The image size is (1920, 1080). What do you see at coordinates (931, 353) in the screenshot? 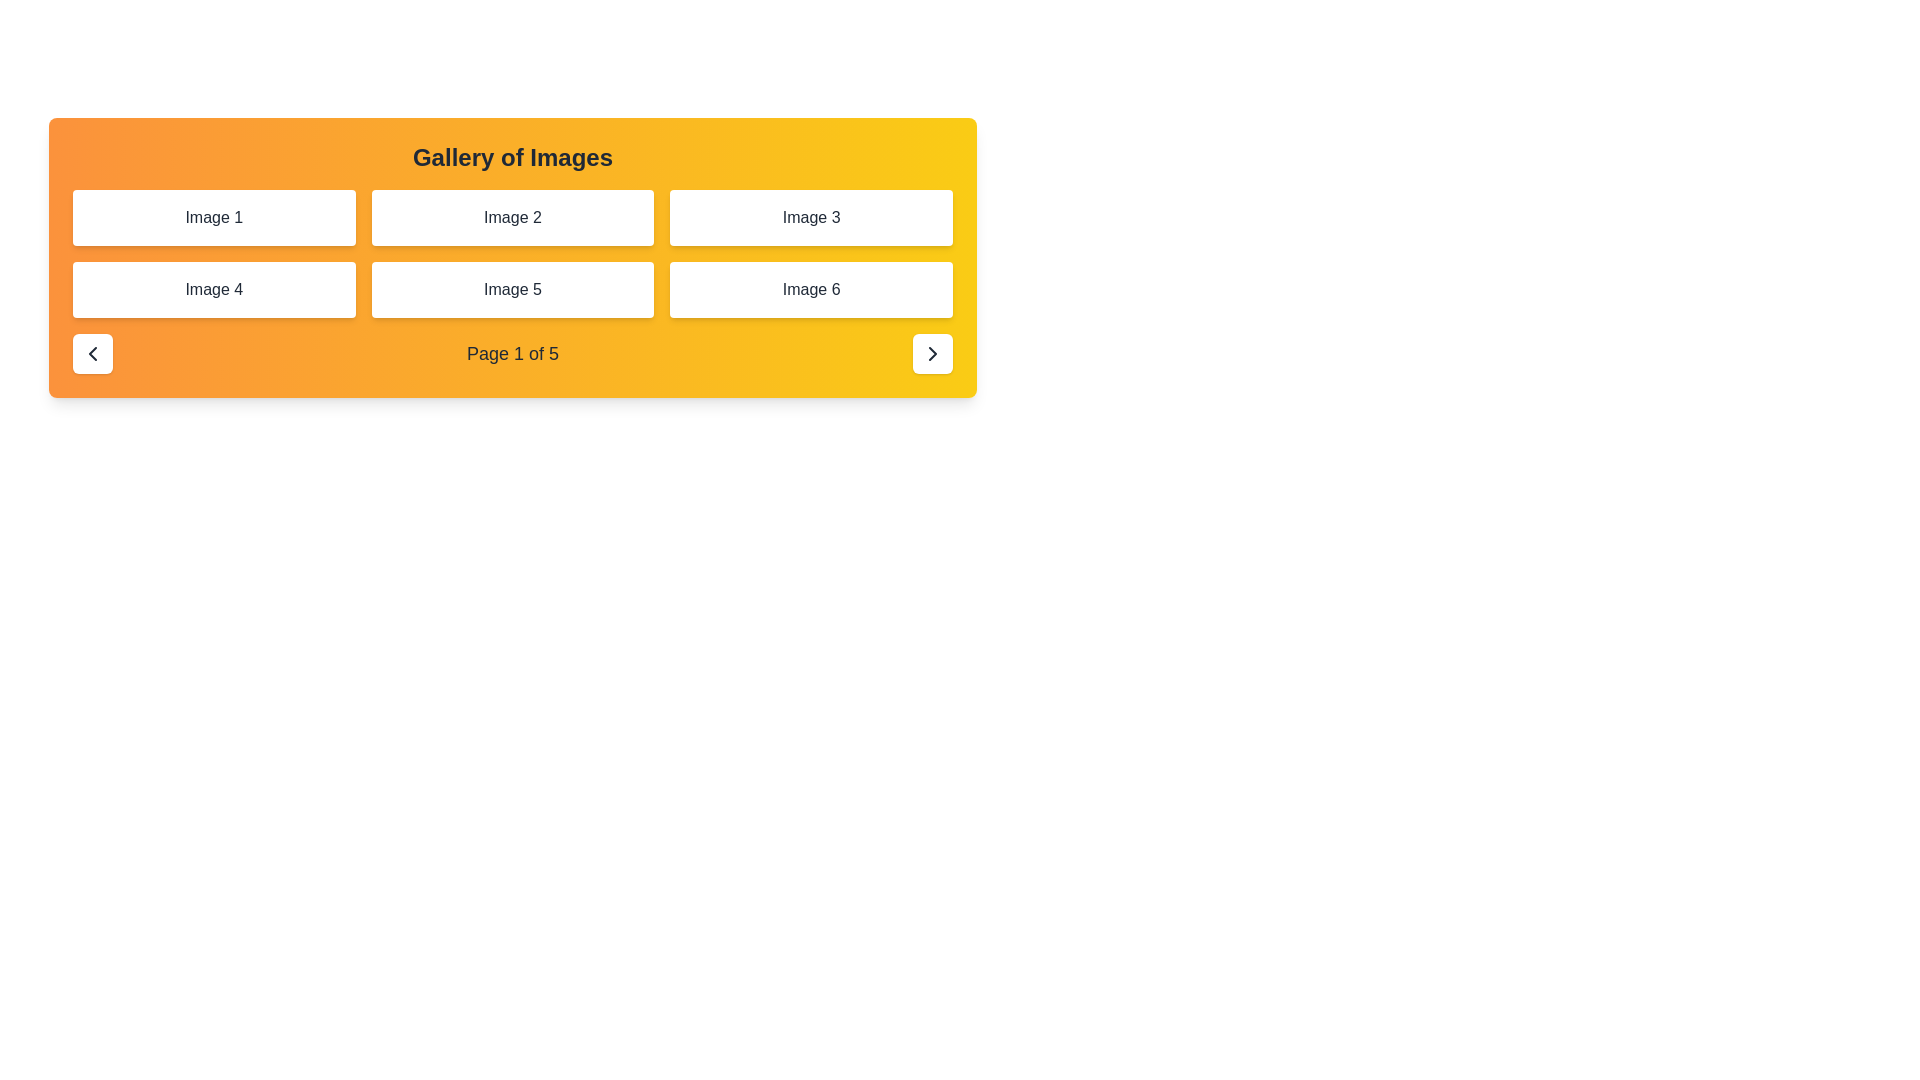
I see `the circular button with a white background and a black chevron pointing to the right, which is located on the right side of the 'Page 1 of 5' text` at bounding box center [931, 353].